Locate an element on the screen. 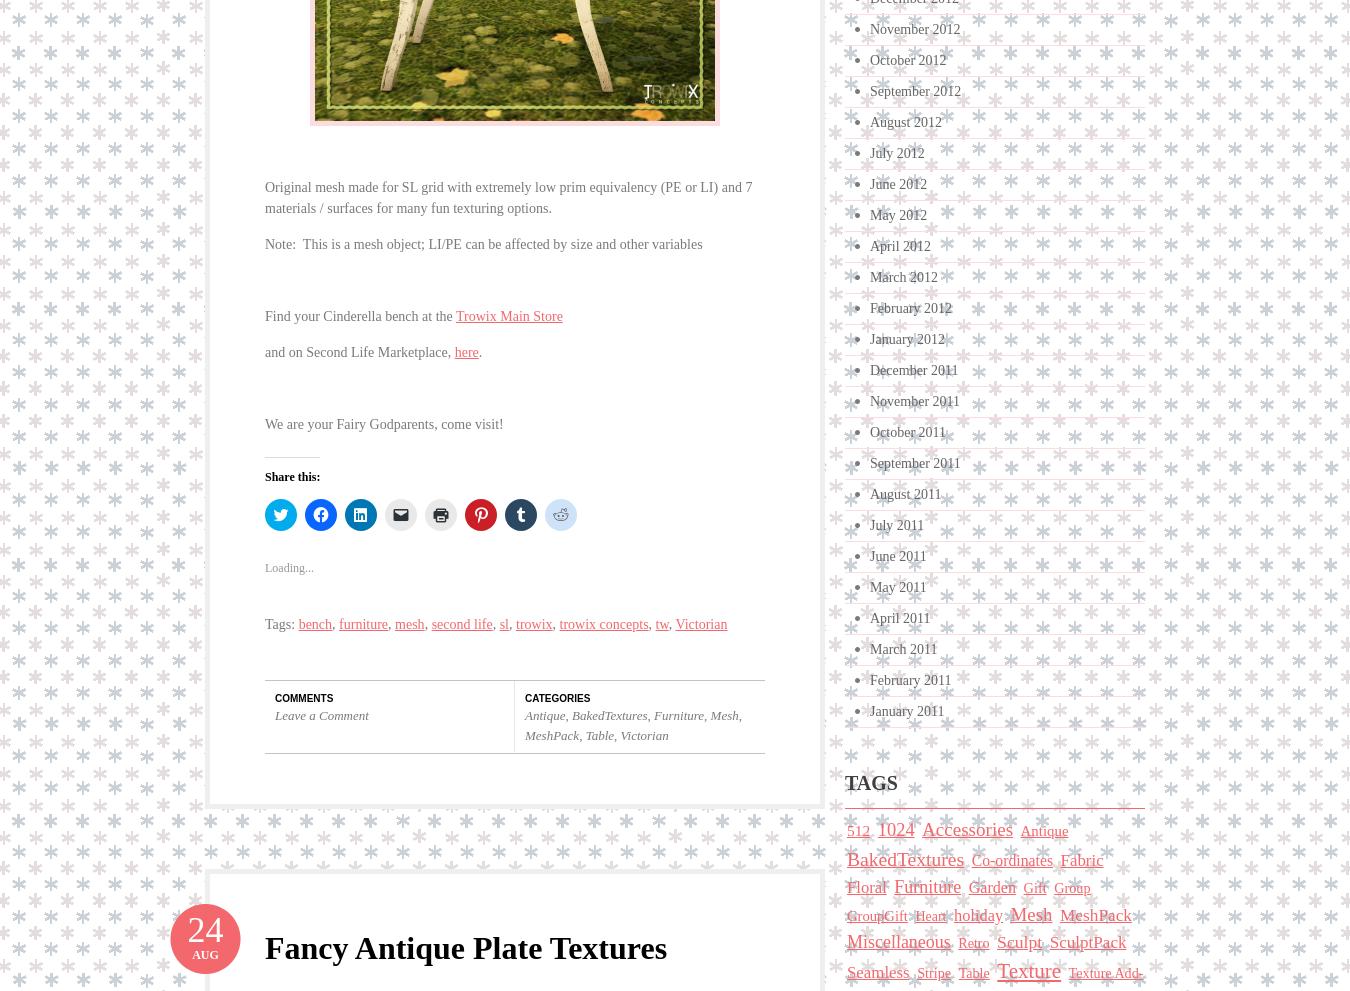  'tw' is located at coordinates (661, 619).